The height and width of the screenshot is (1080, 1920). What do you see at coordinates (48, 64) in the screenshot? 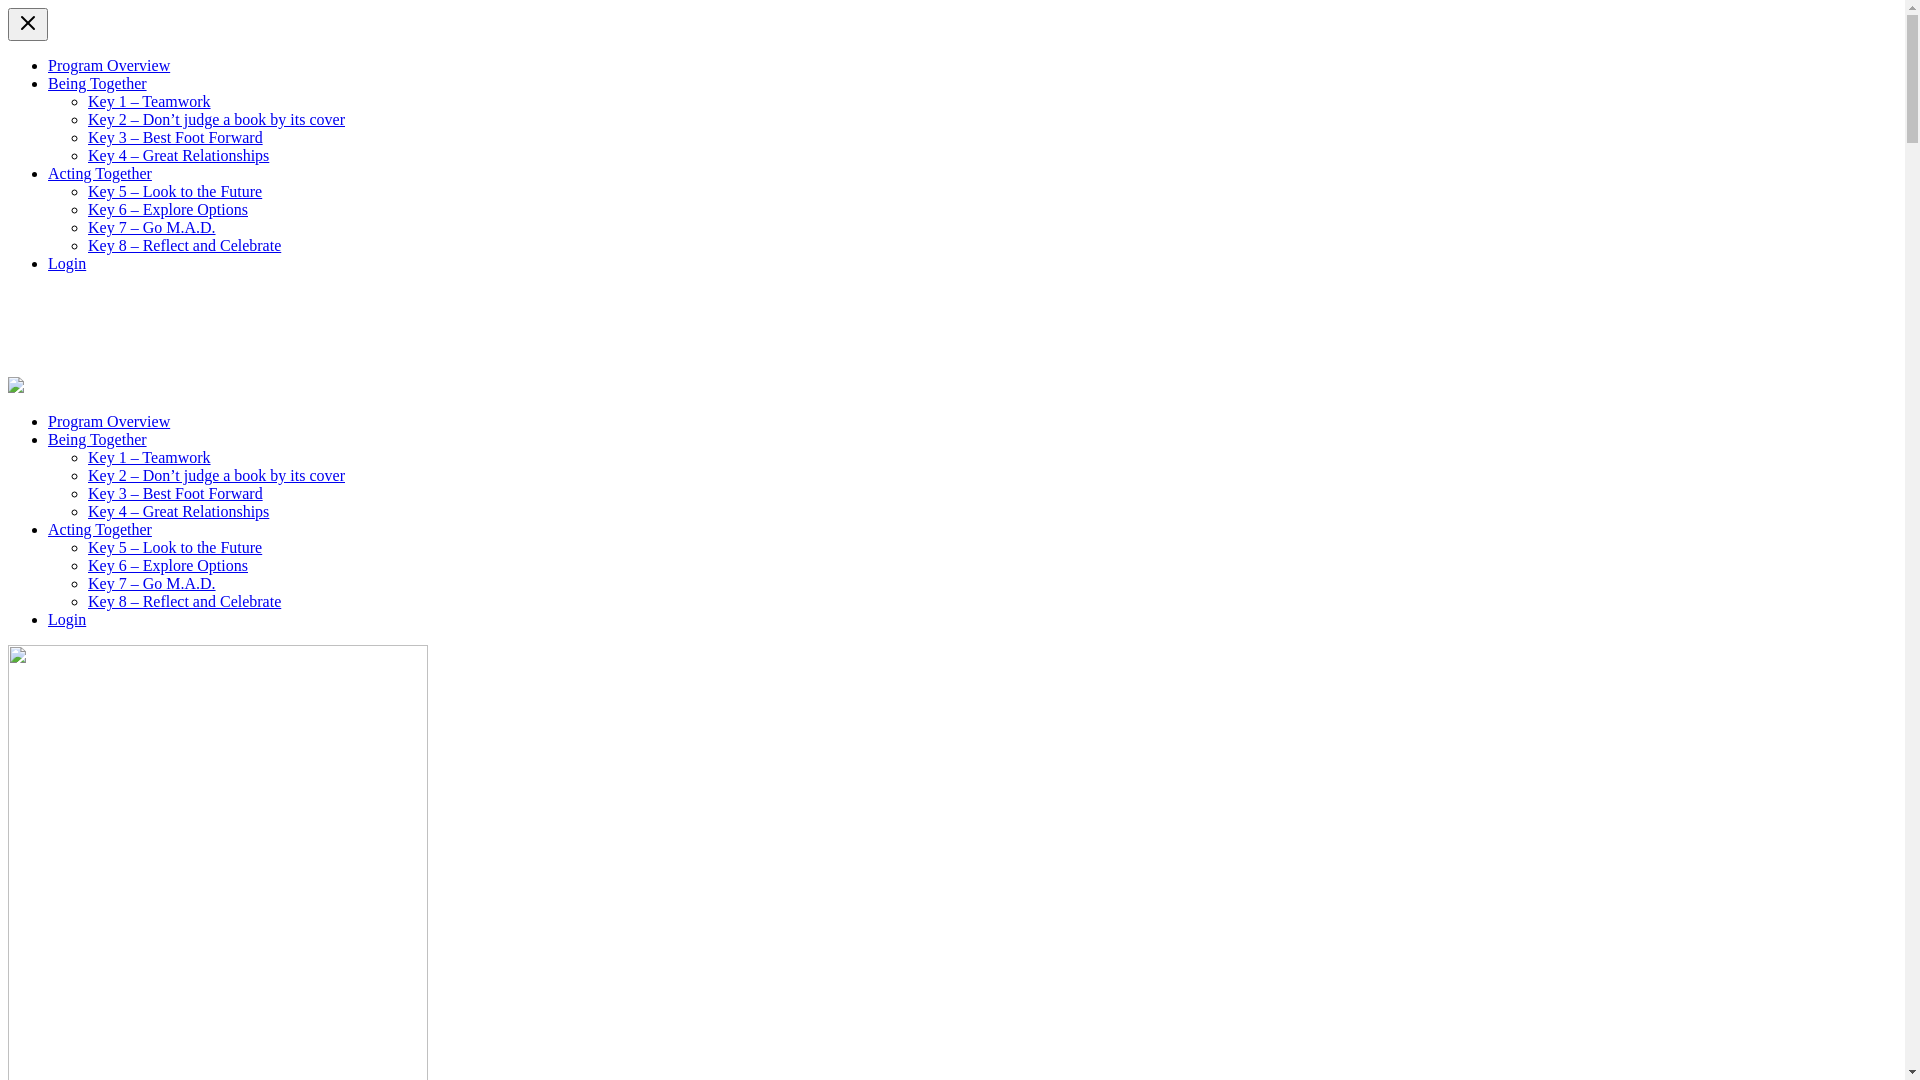
I see `'Program Overview'` at bounding box center [48, 64].